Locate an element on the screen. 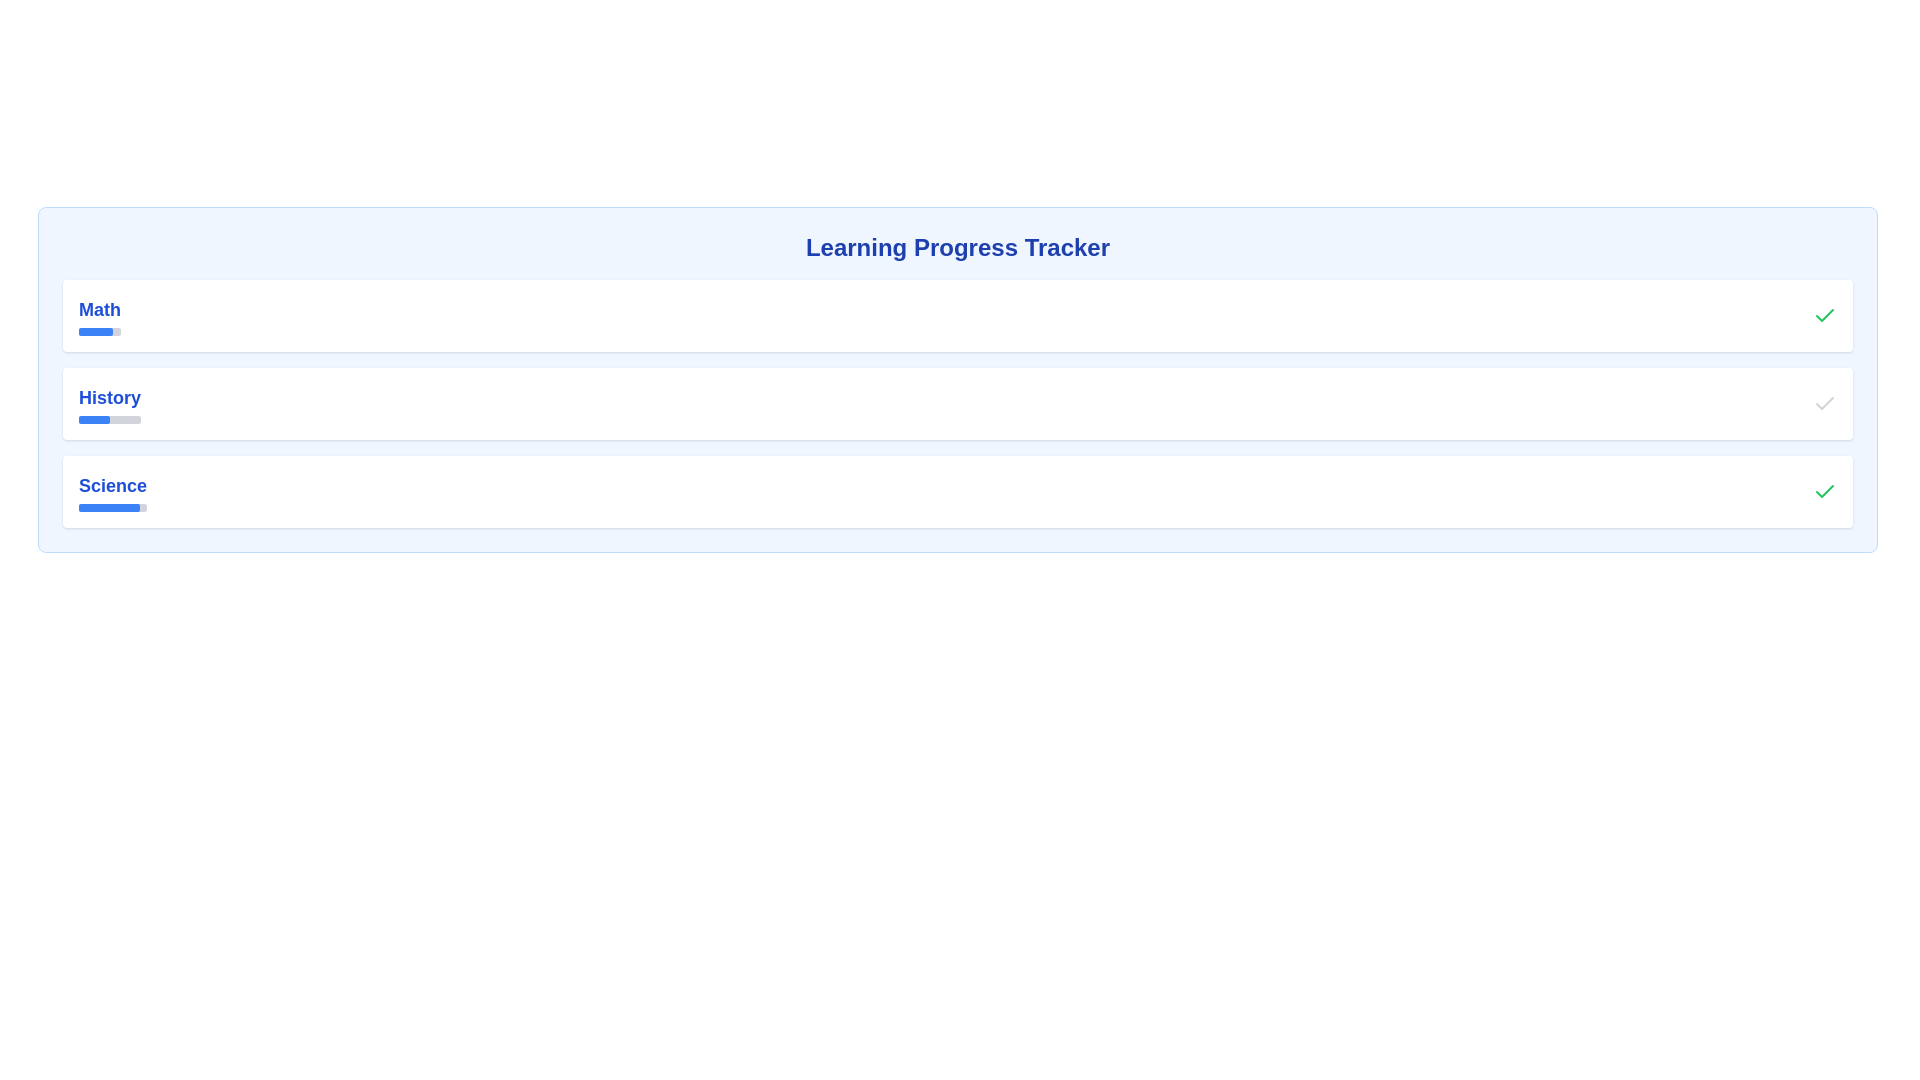  the Progress Indicator for 'History' is located at coordinates (109, 404).